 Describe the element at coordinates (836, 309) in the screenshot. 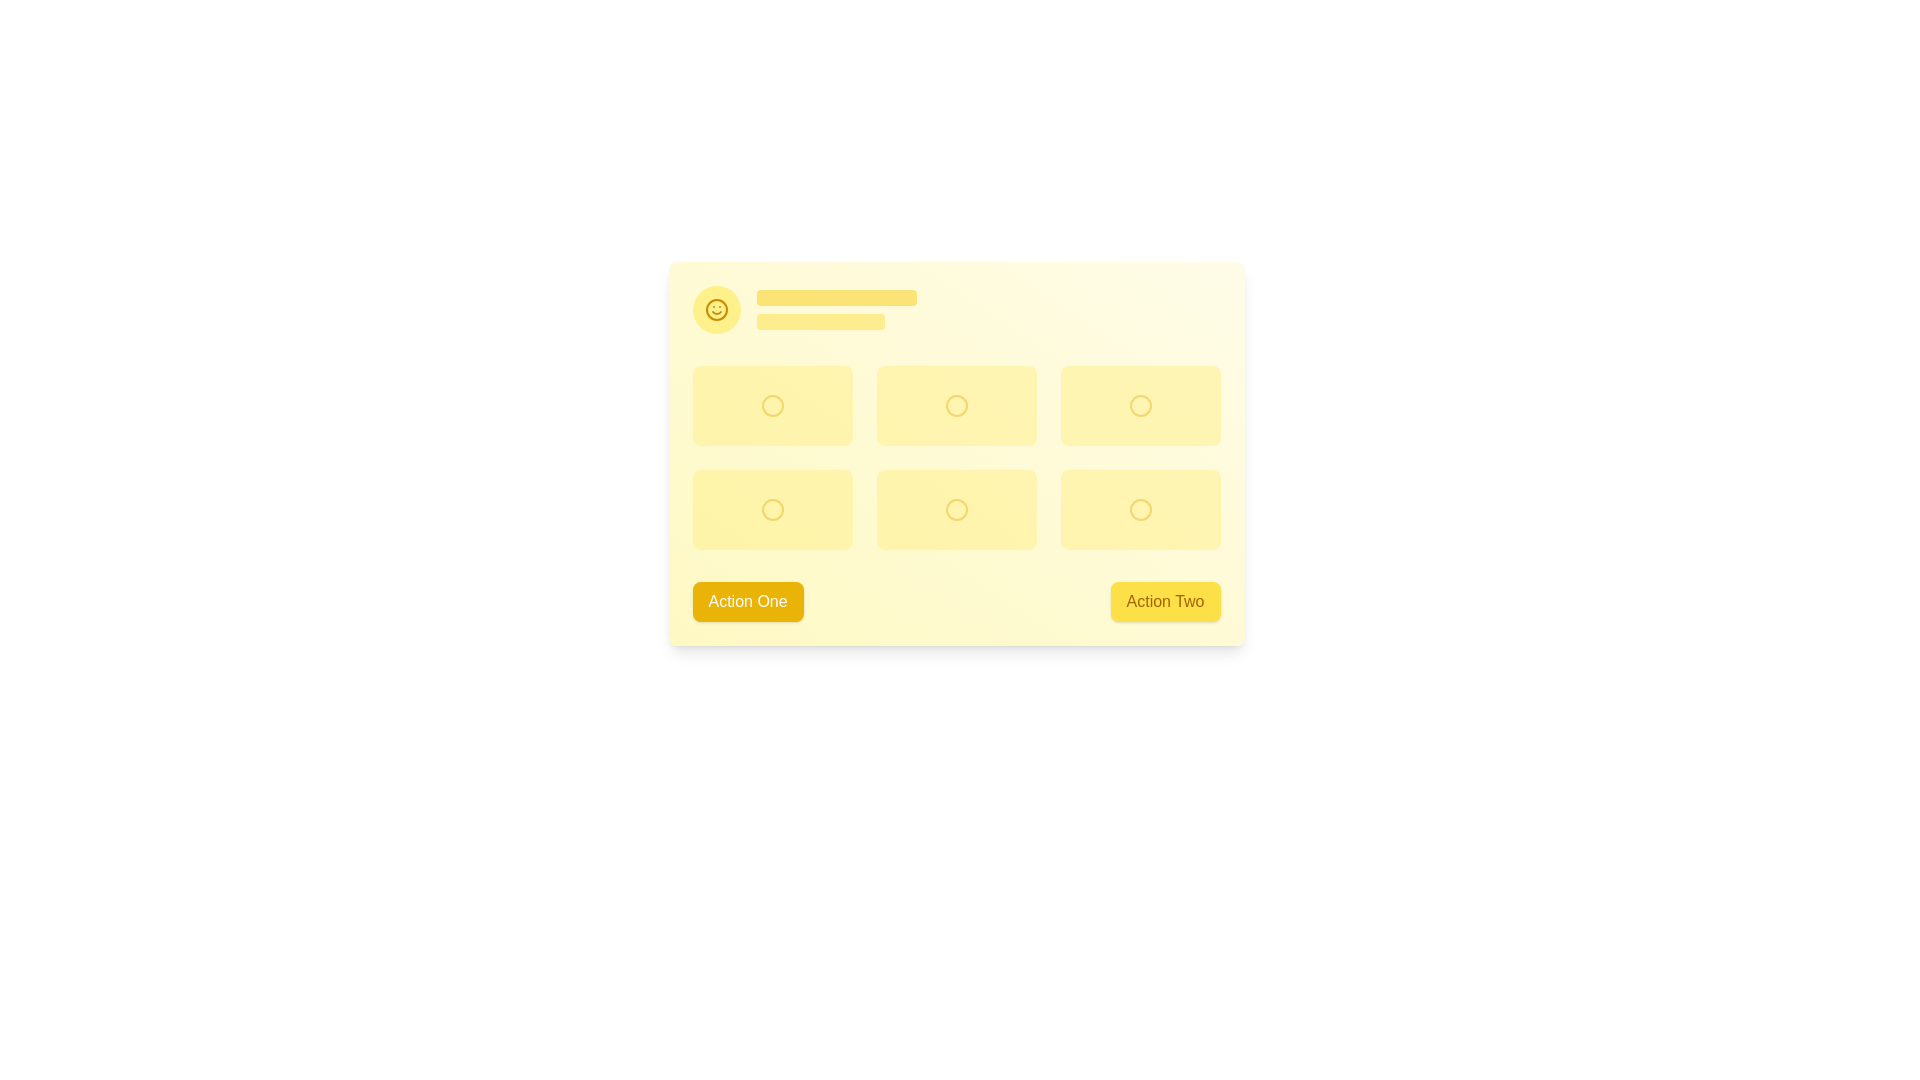

I see `the visual placeholder or skeleton loader located to the right of the circular yellow smiley face icon` at that location.